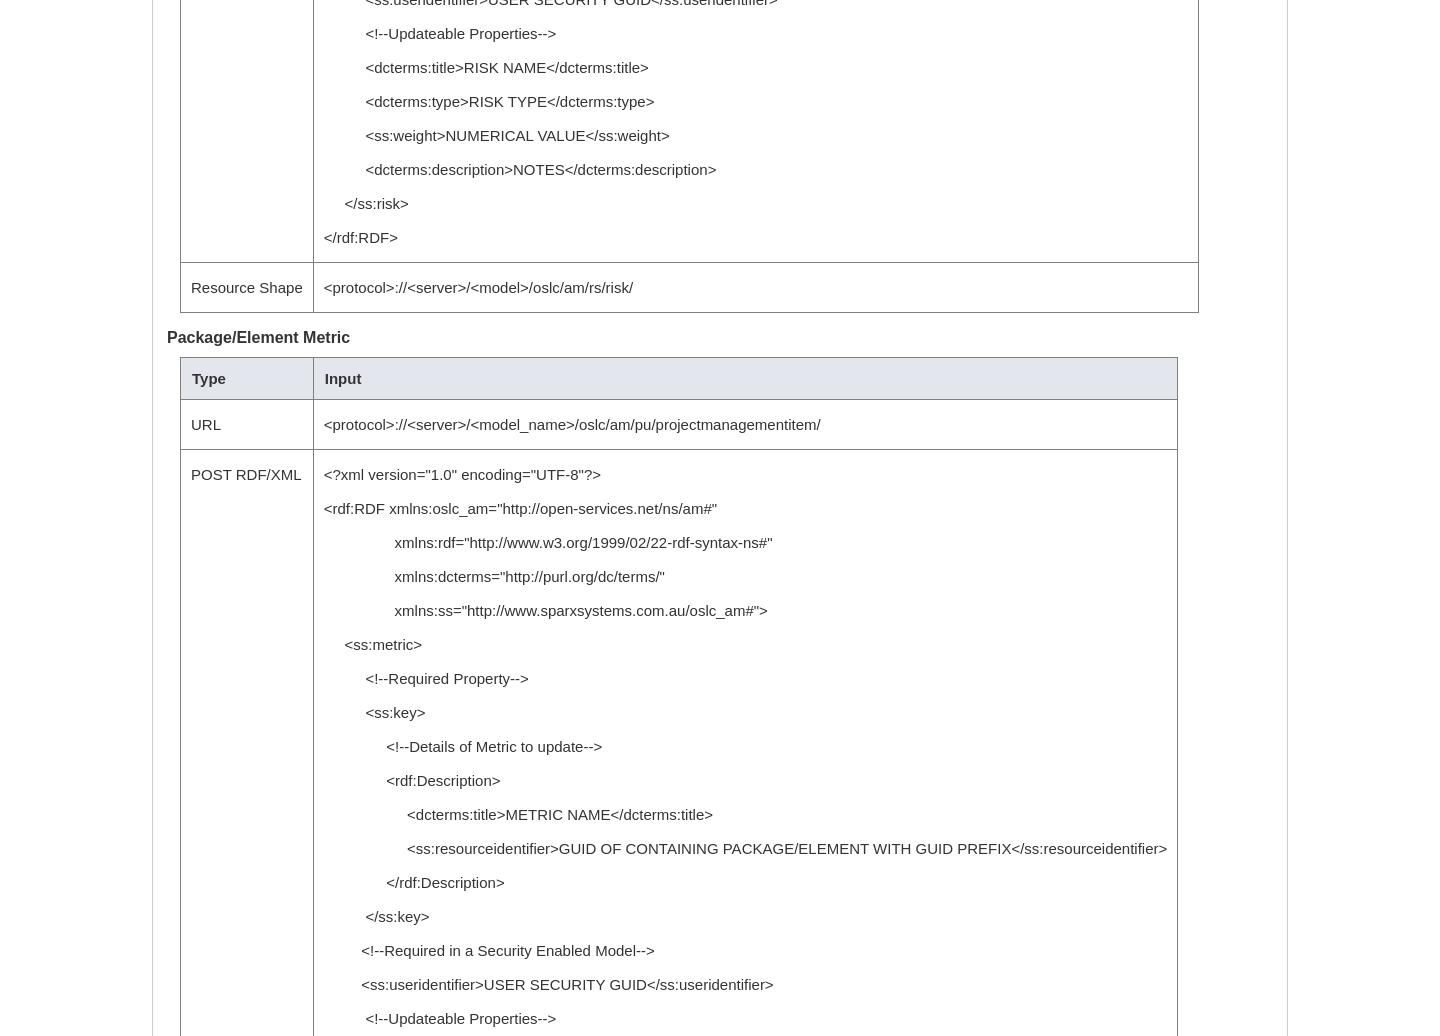 The width and height of the screenshot is (1440, 1036). I want to click on 'POST RDF/XML', so click(244, 474).